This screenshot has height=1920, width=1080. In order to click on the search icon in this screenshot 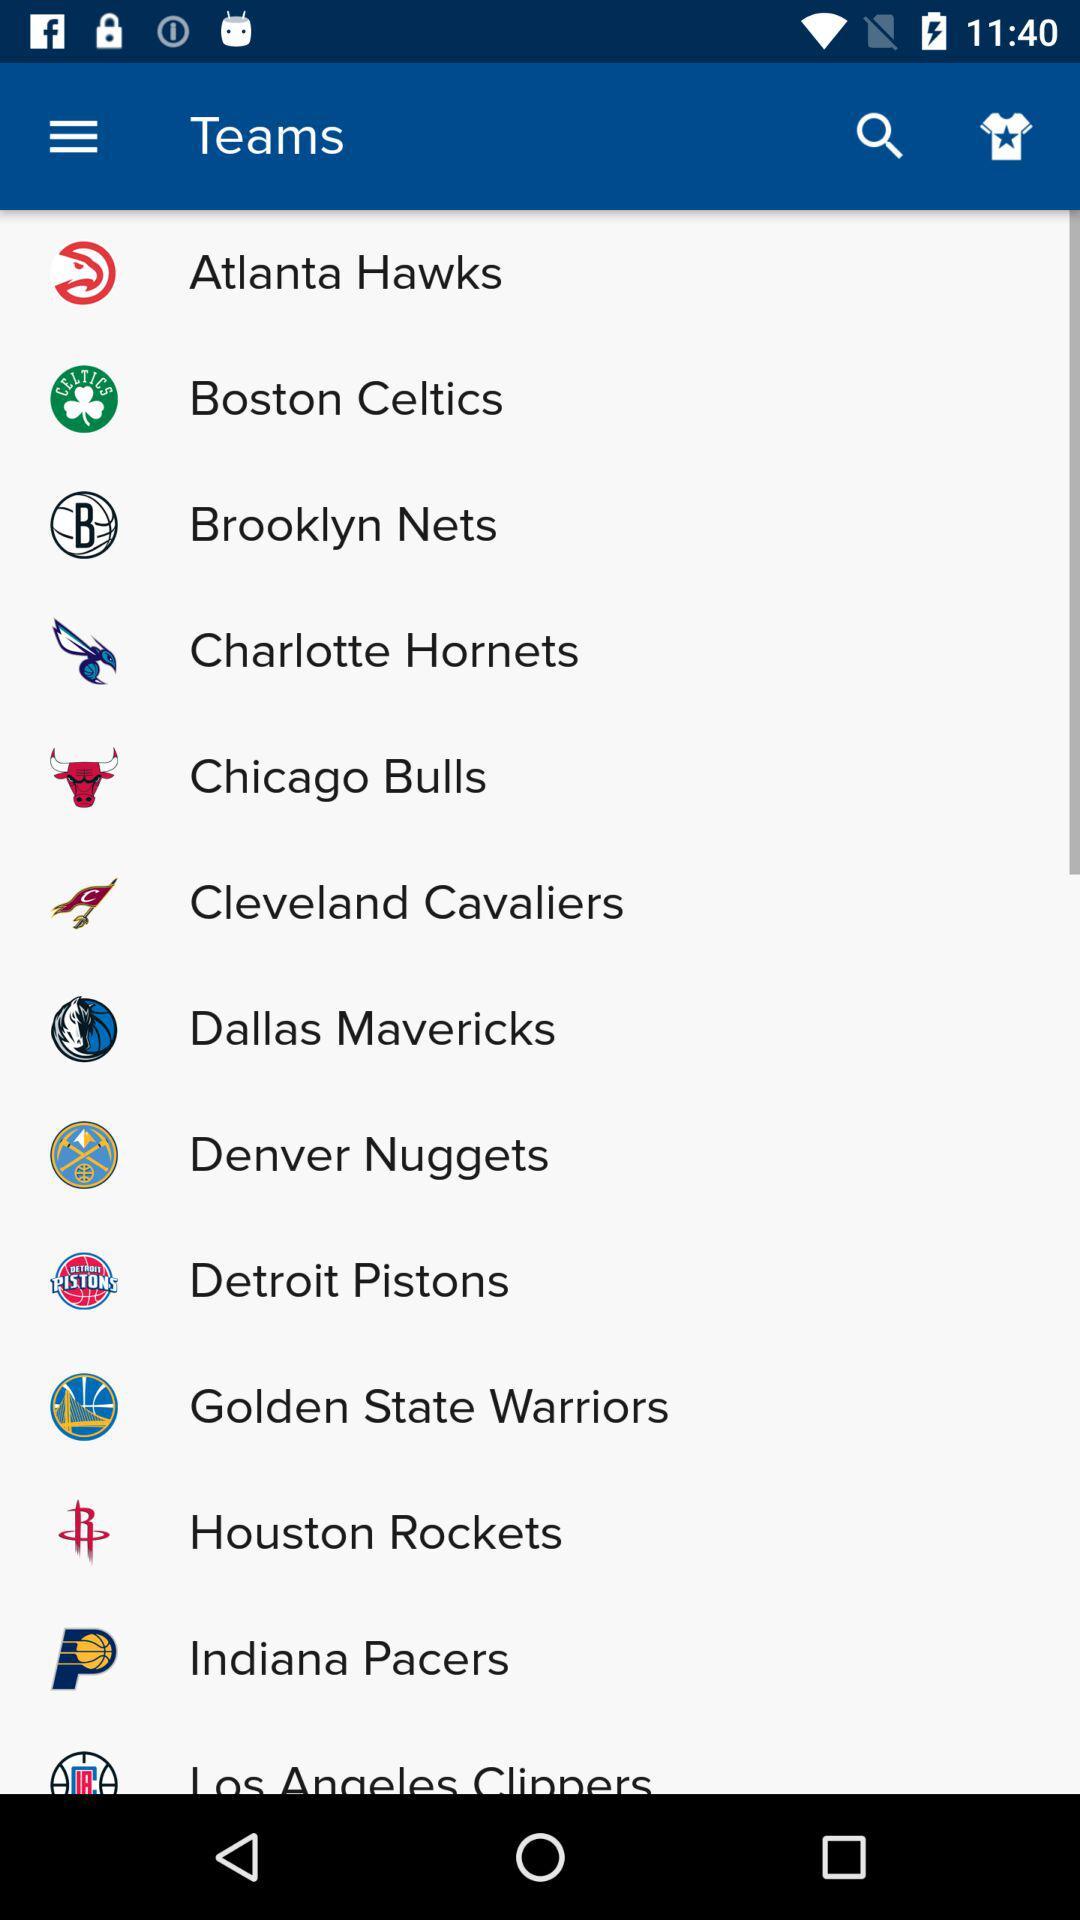, I will do `click(879, 135)`.